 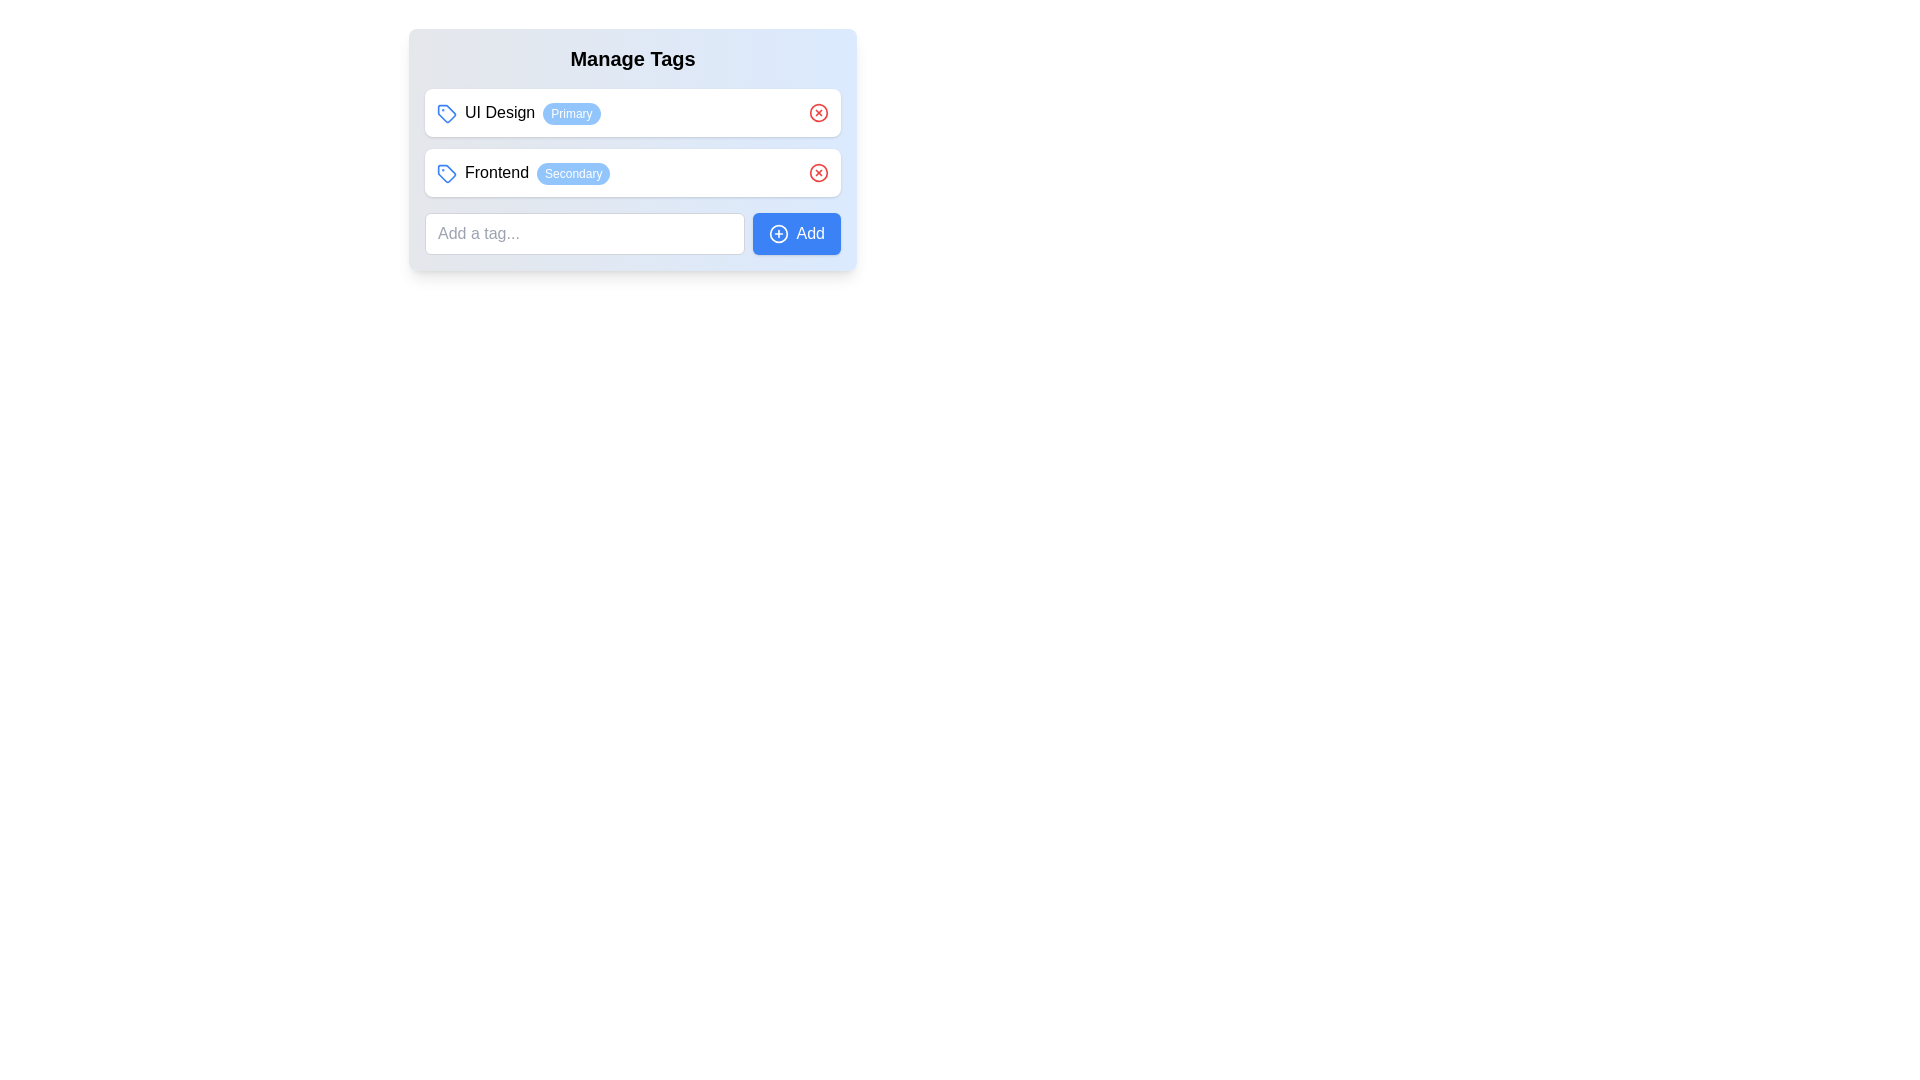 I want to click on the 'Frontend Secondary' label with a blue icon and rounded badge, so click(x=523, y=172).